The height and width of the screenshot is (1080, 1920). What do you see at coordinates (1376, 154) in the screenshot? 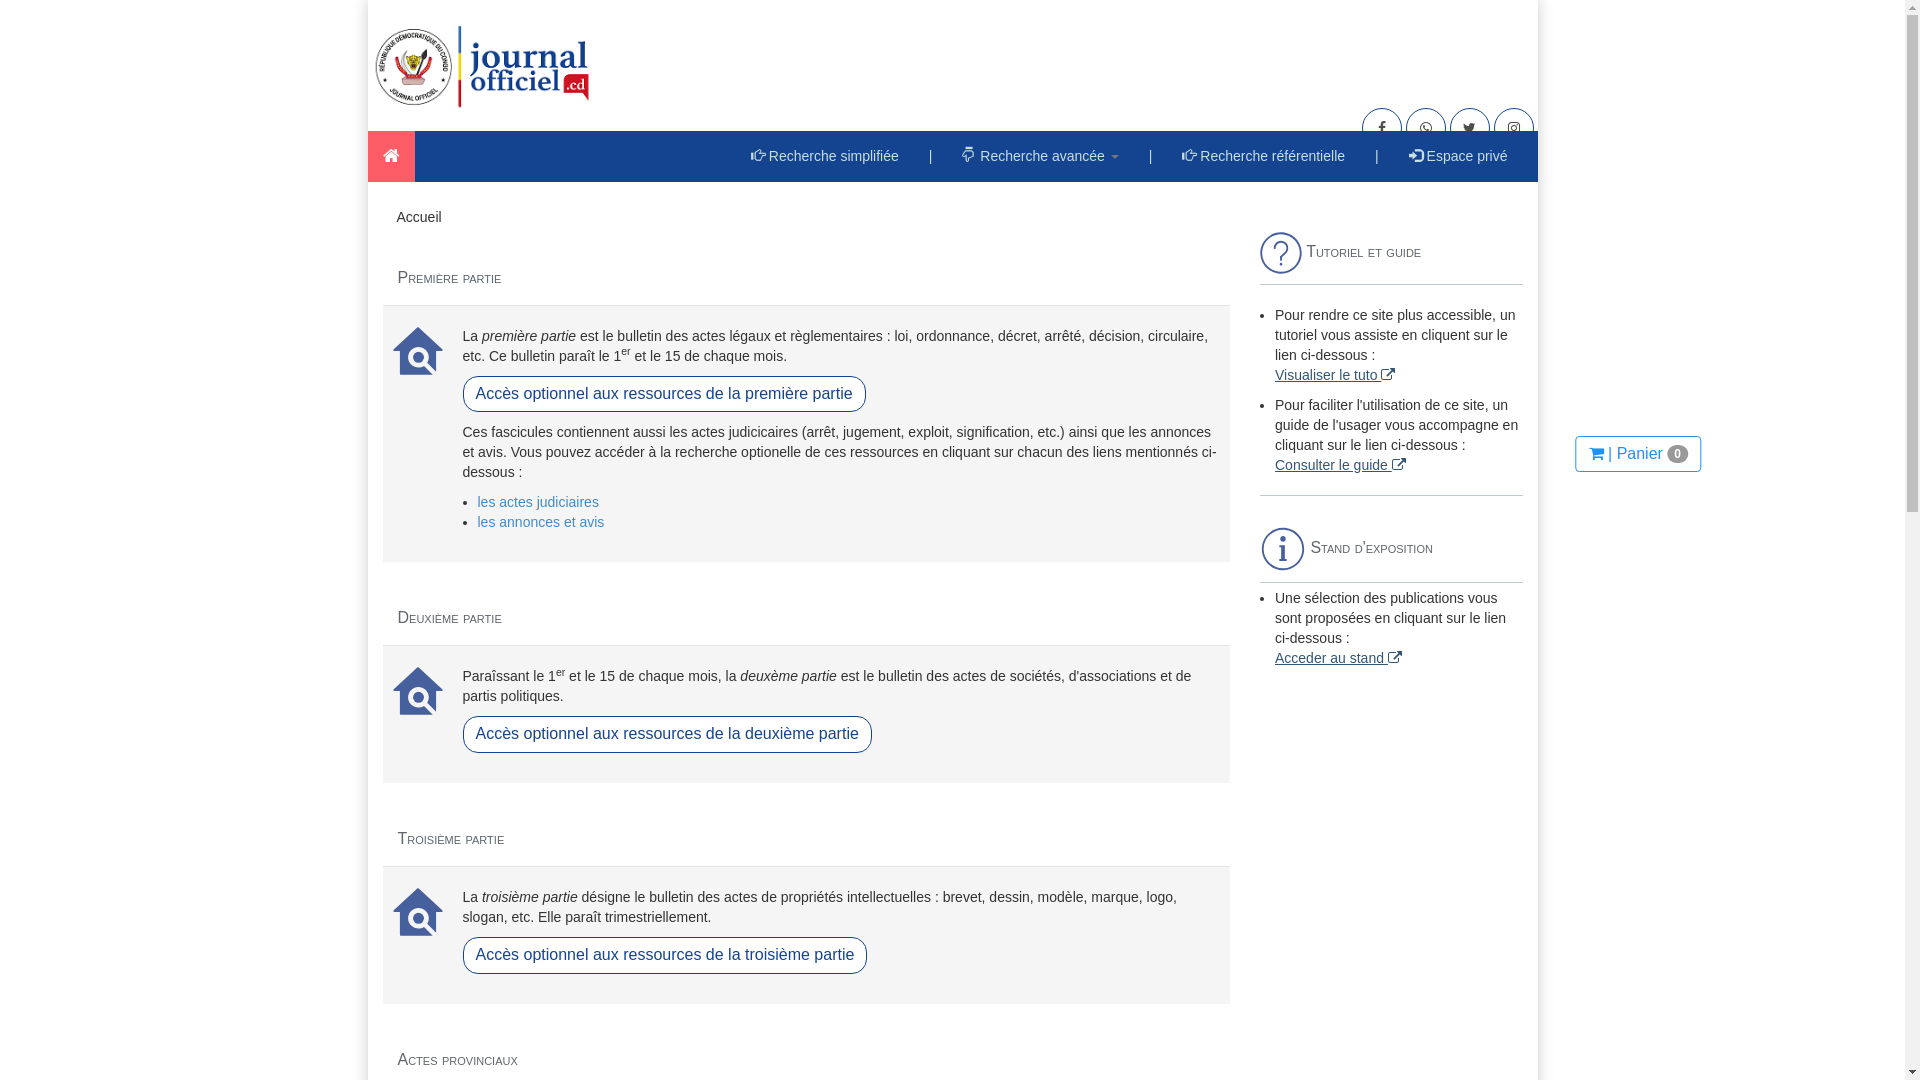
I see `'|'` at bounding box center [1376, 154].